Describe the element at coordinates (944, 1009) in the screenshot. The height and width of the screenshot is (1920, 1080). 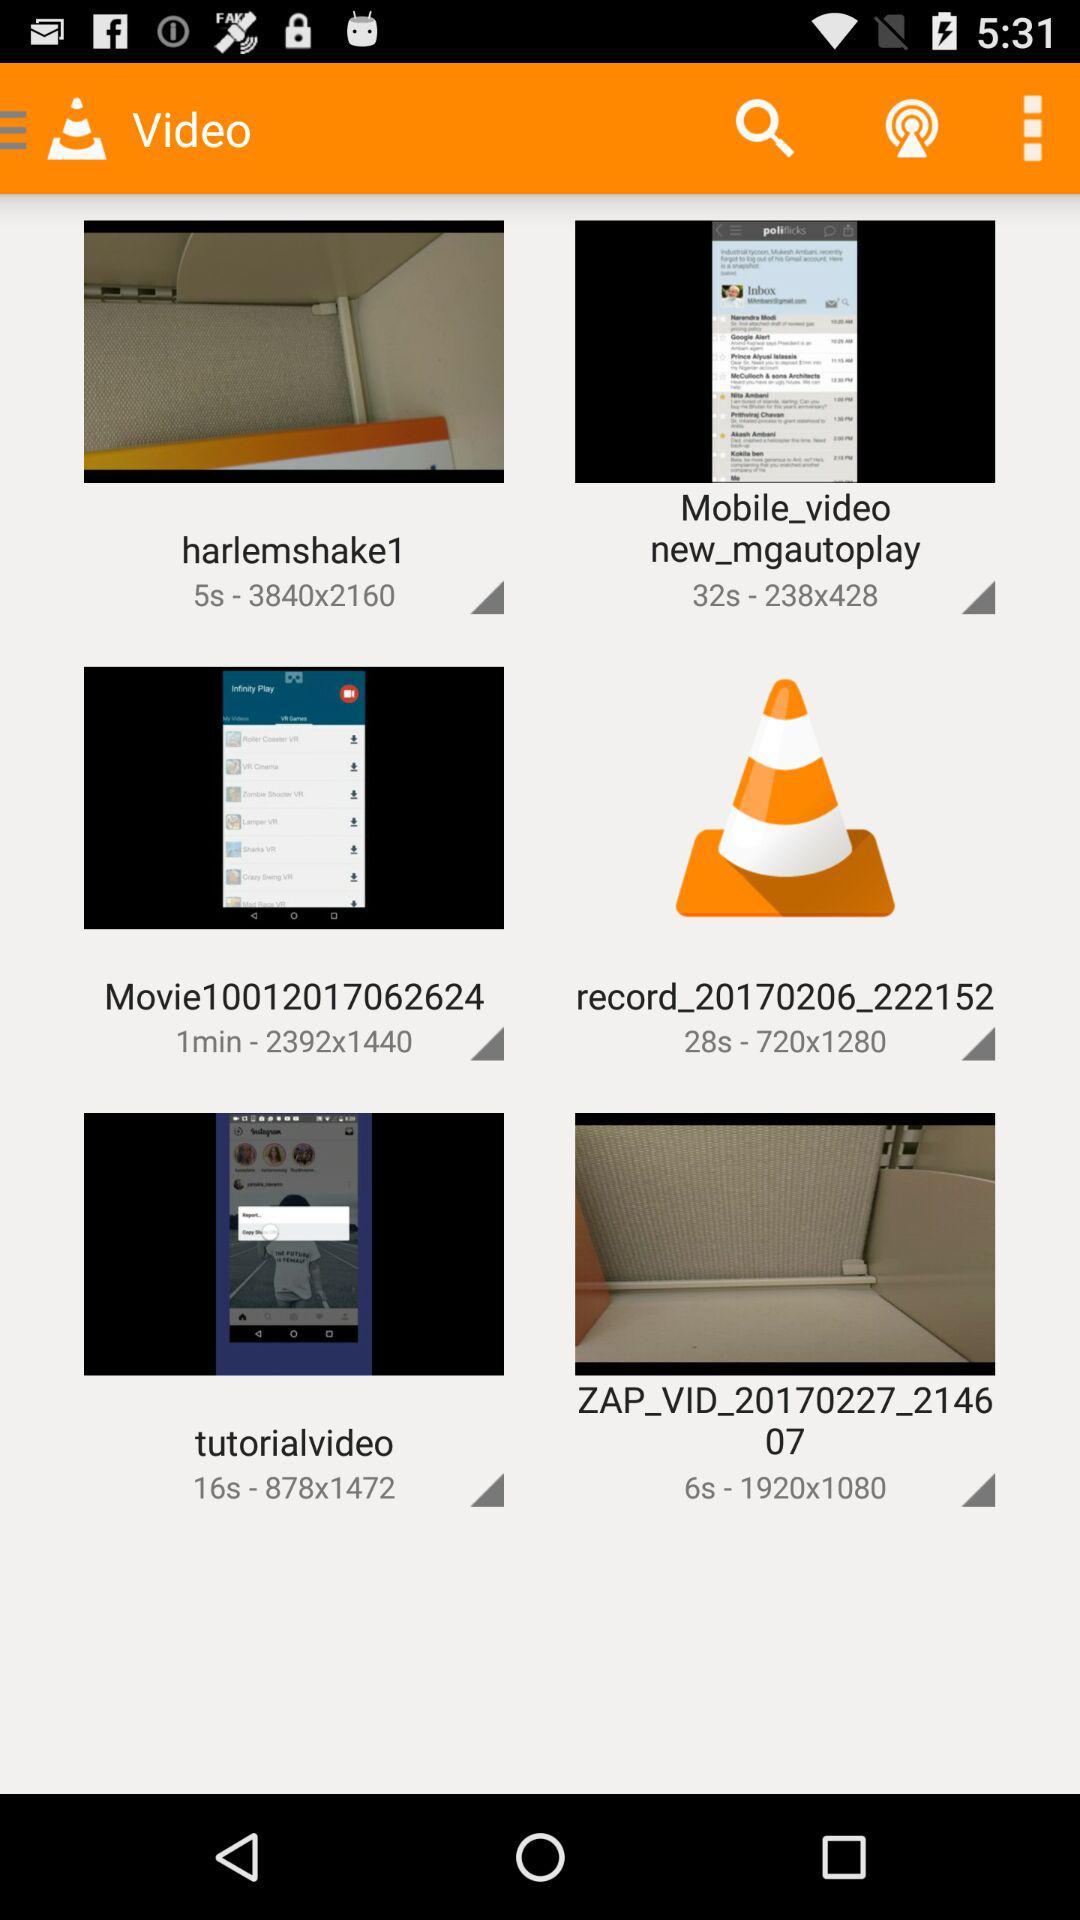
I see `full size image` at that location.